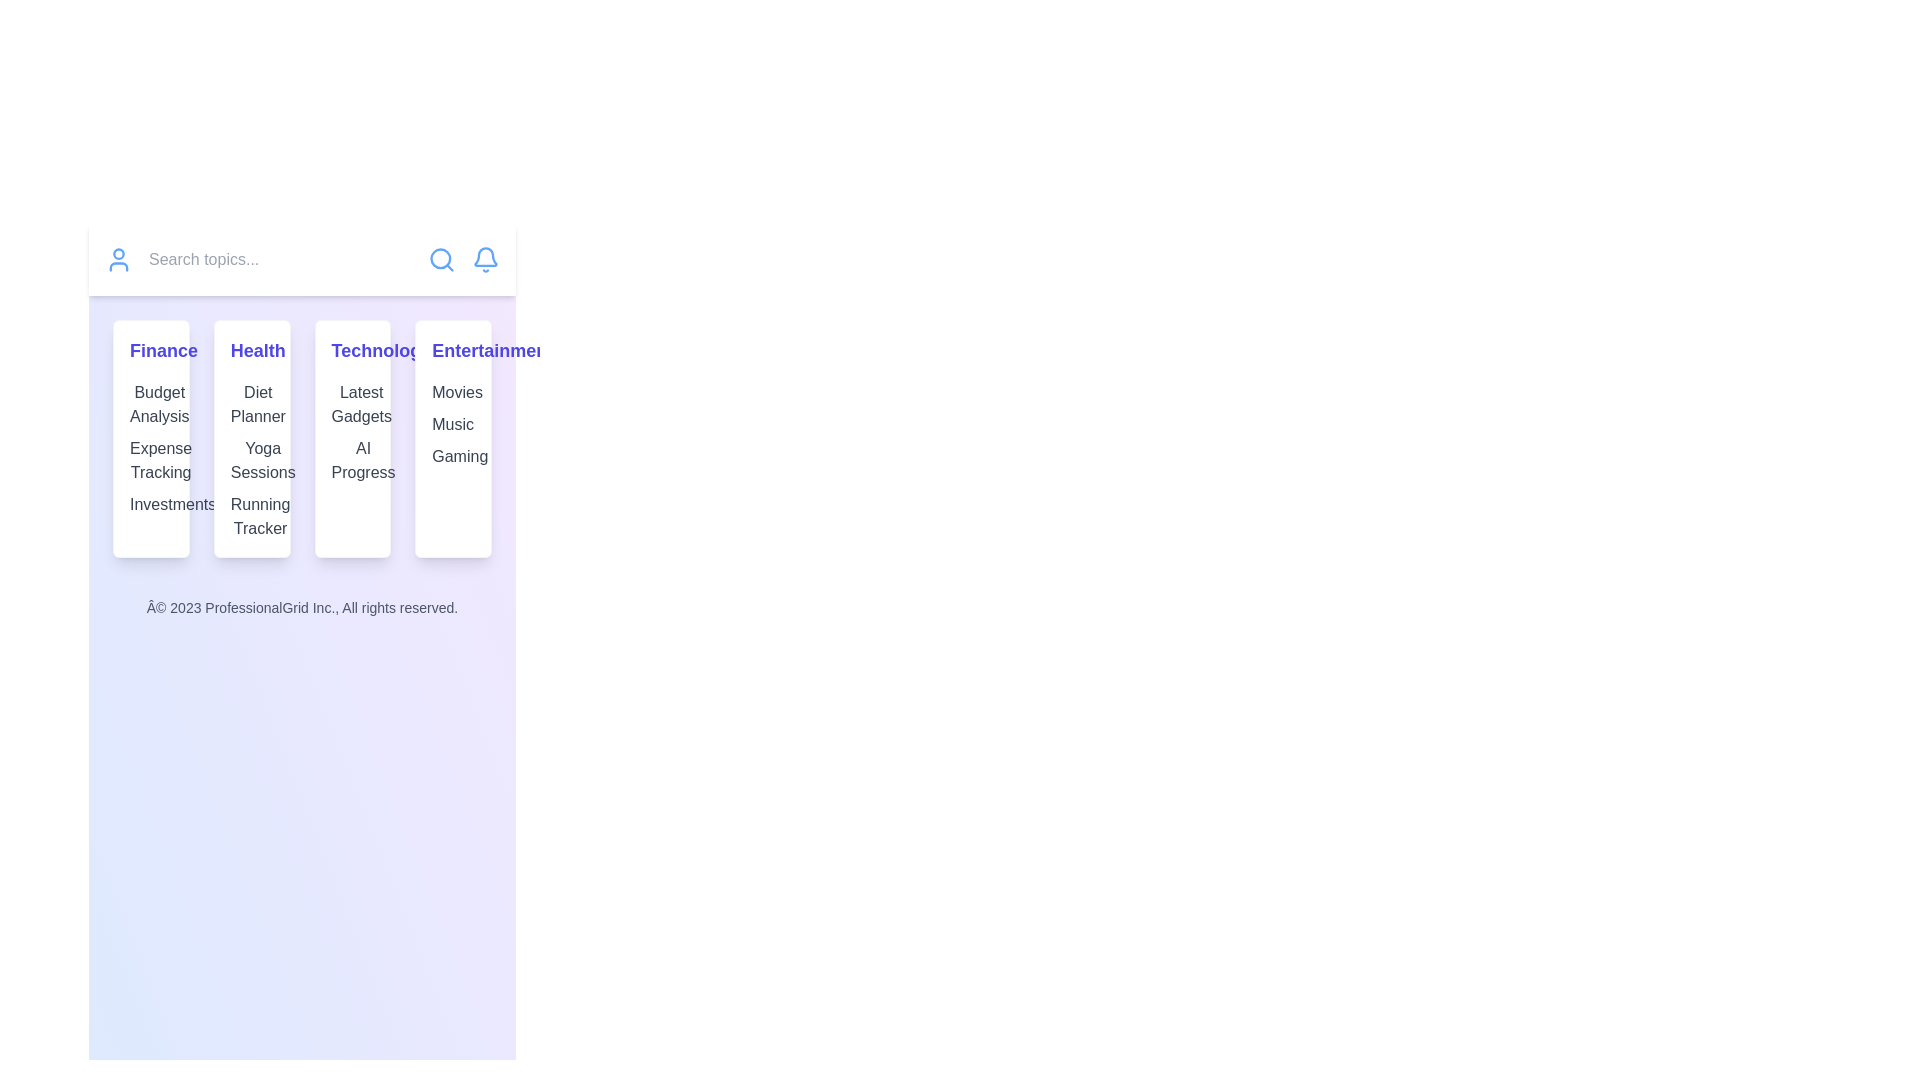 The width and height of the screenshot is (1920, 1080). Describe the element at coordinates (439, 257) in the screenshot. I see `the circular glass portion of the magnifying glass icon located in the top navigation bar, adjacent to the search input field and notification bell icon` at that location.